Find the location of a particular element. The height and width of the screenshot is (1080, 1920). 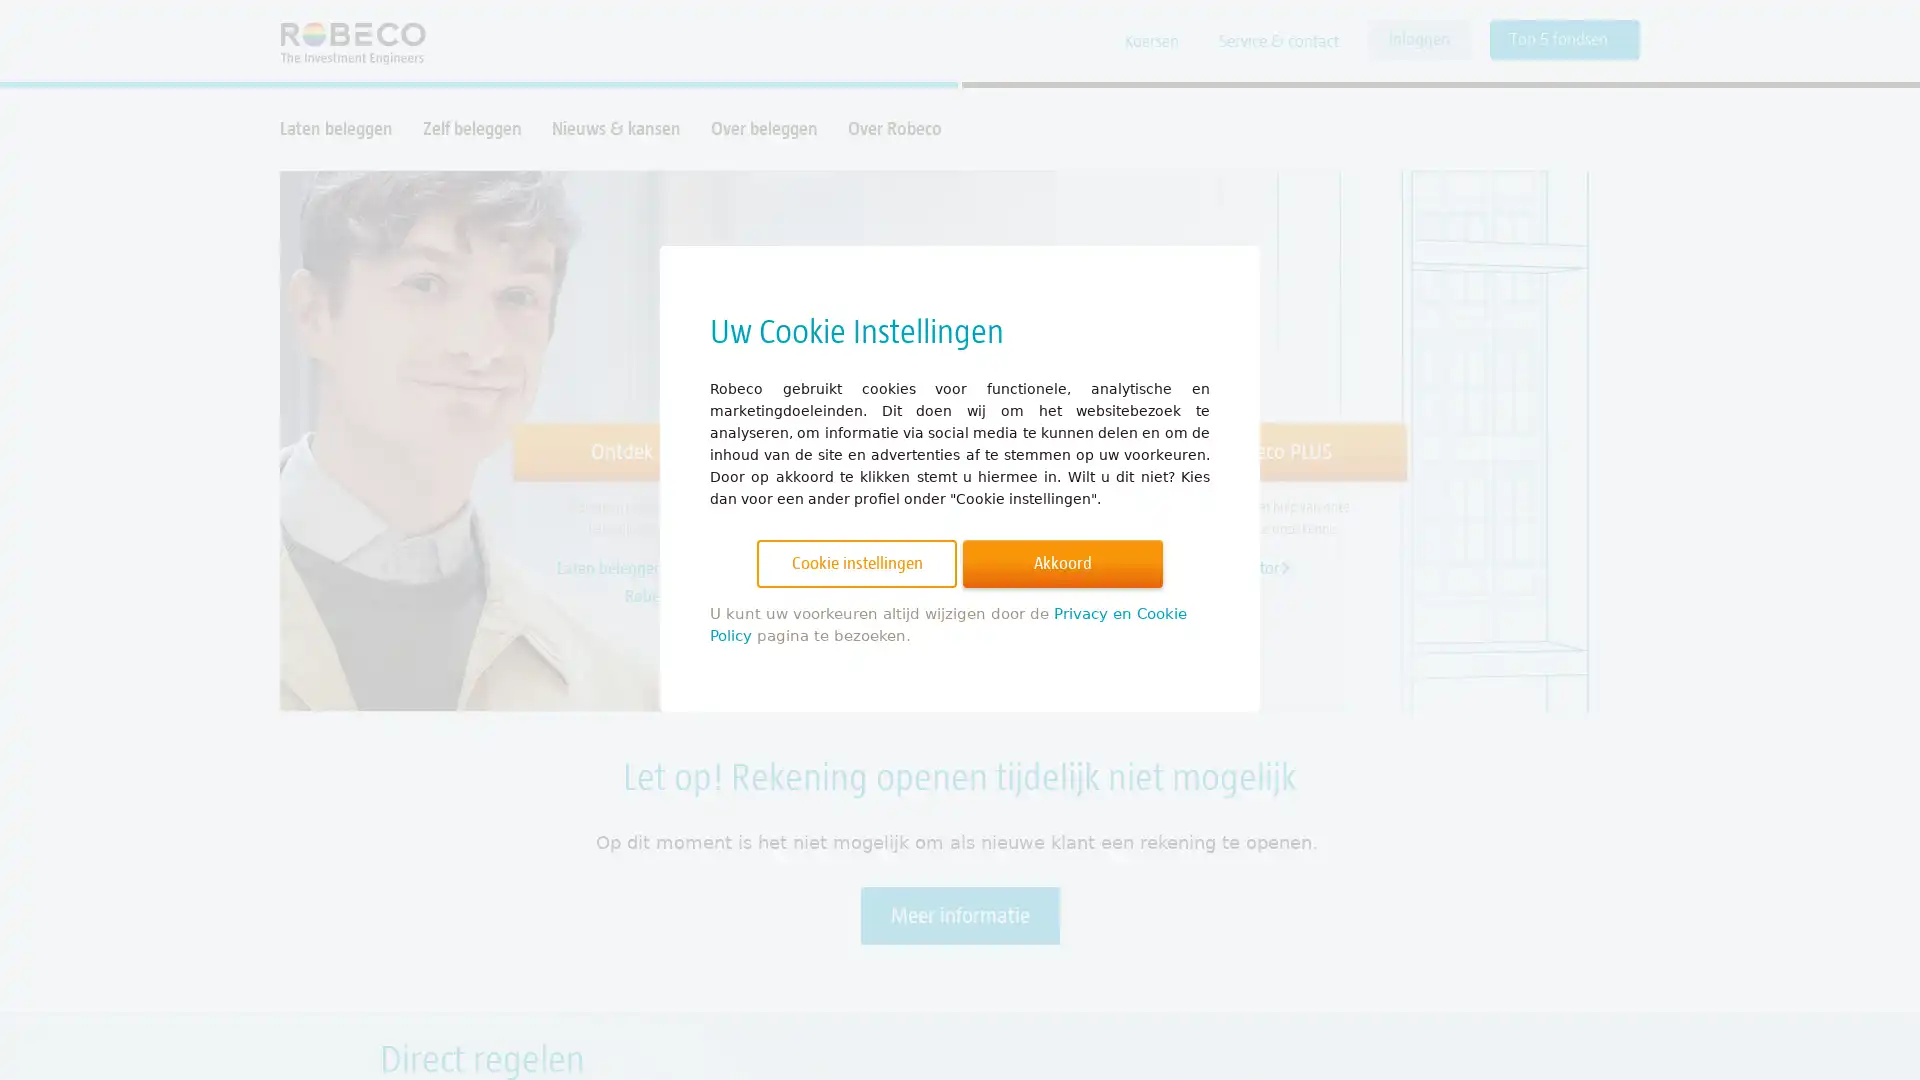

Robeco logo is located at coordinates (343, 41).